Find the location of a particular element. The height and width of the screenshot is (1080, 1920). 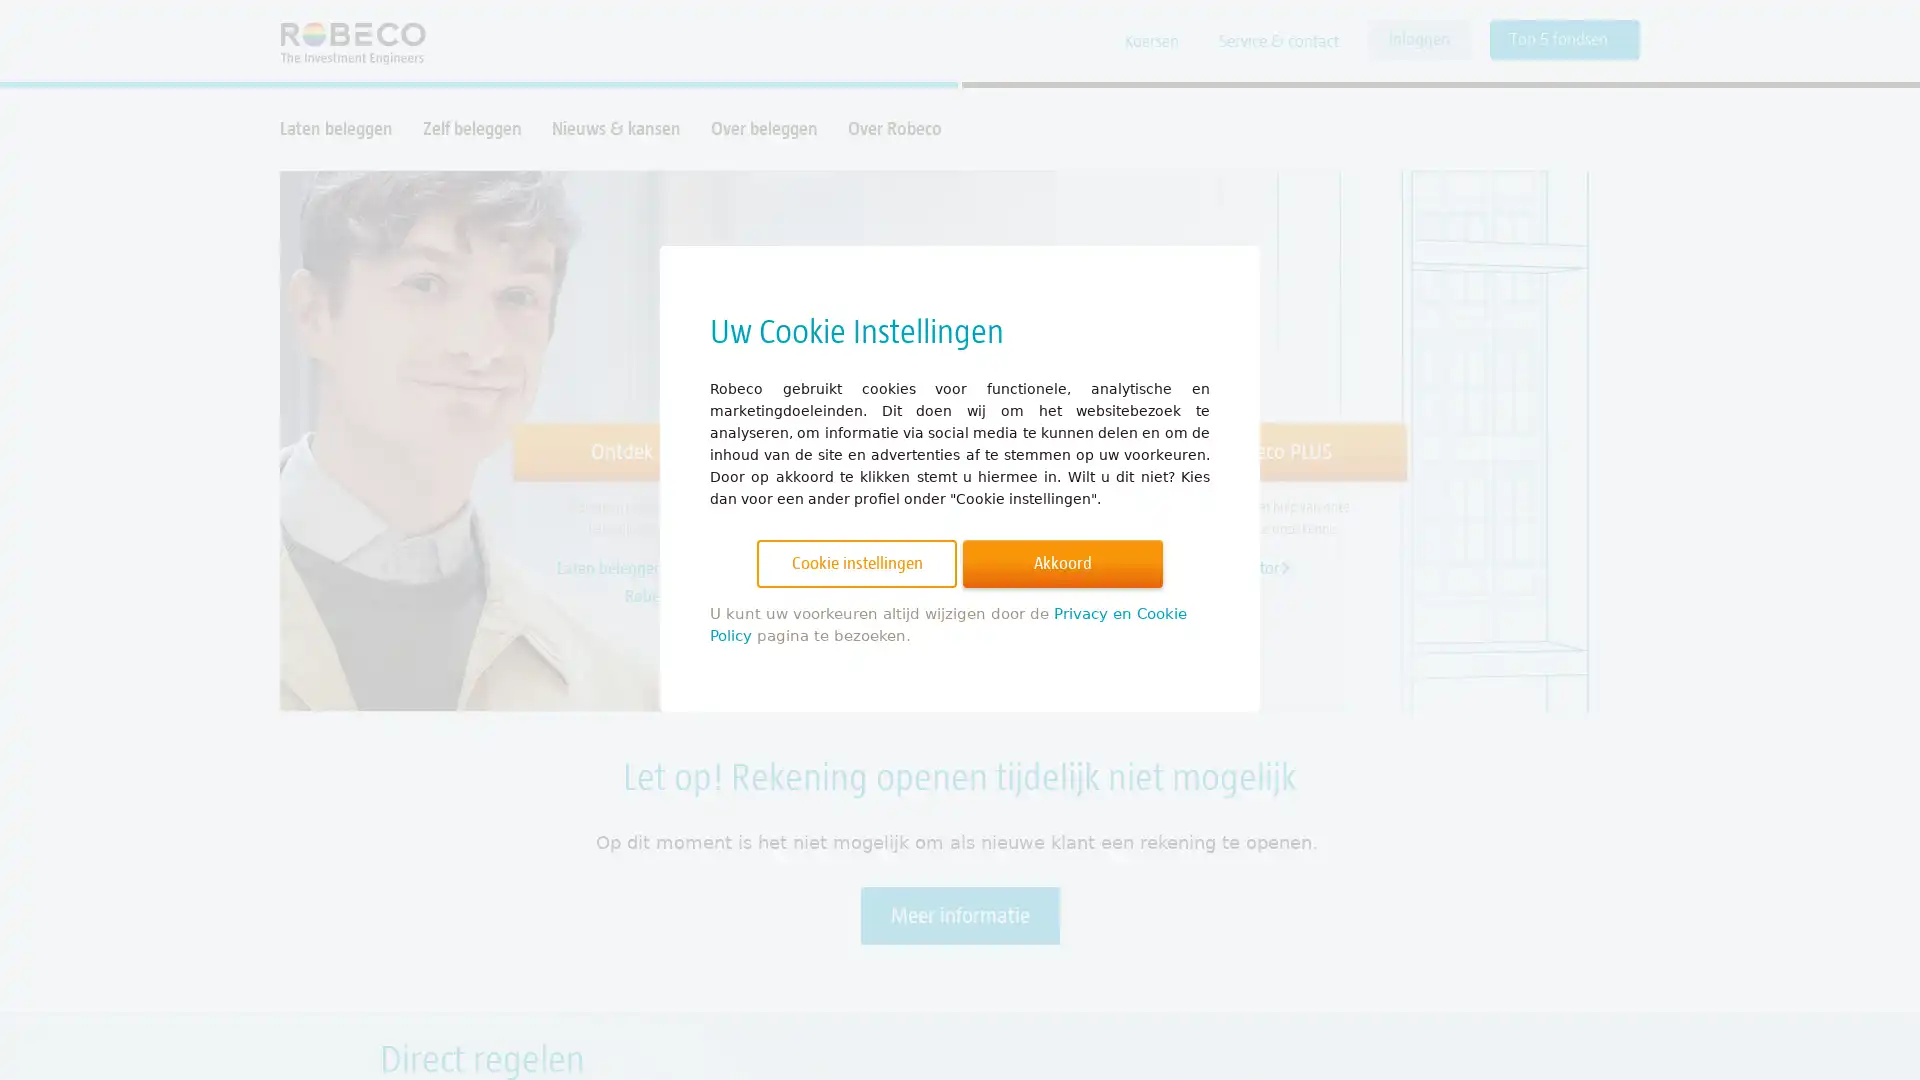

Robeco logo is located at coordinates (343, 41).